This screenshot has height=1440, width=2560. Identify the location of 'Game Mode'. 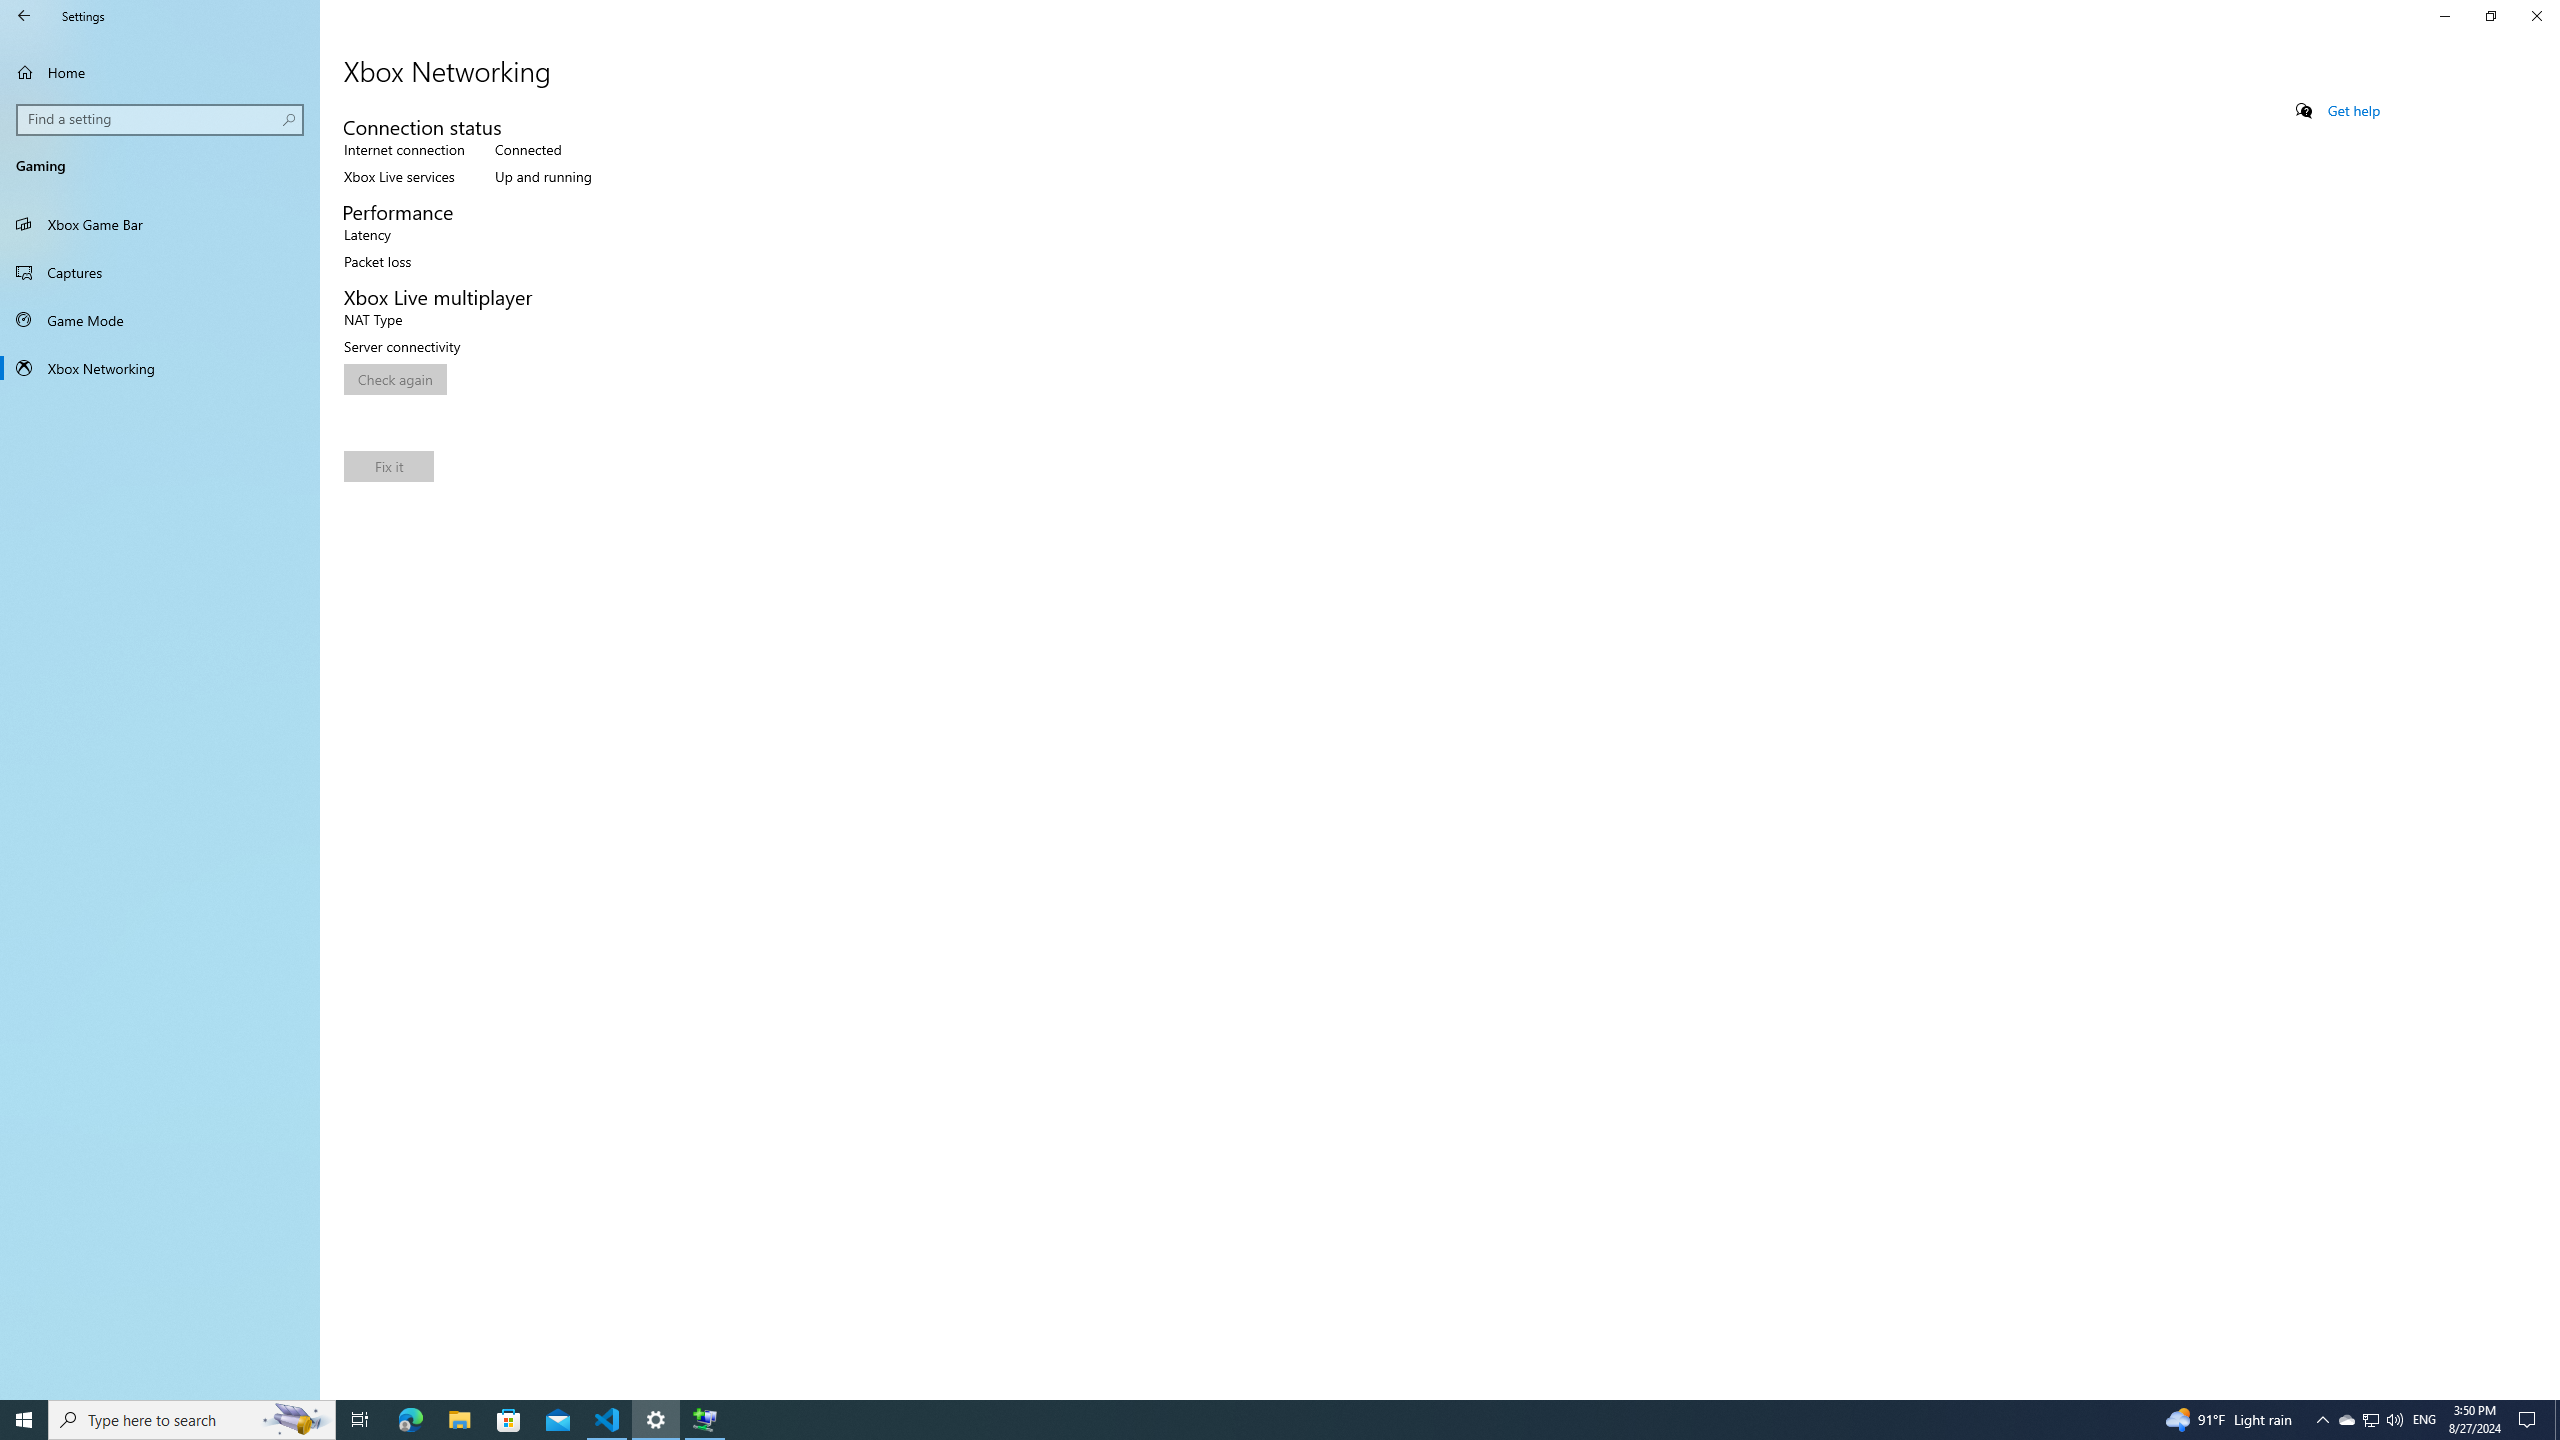
(159, 319).